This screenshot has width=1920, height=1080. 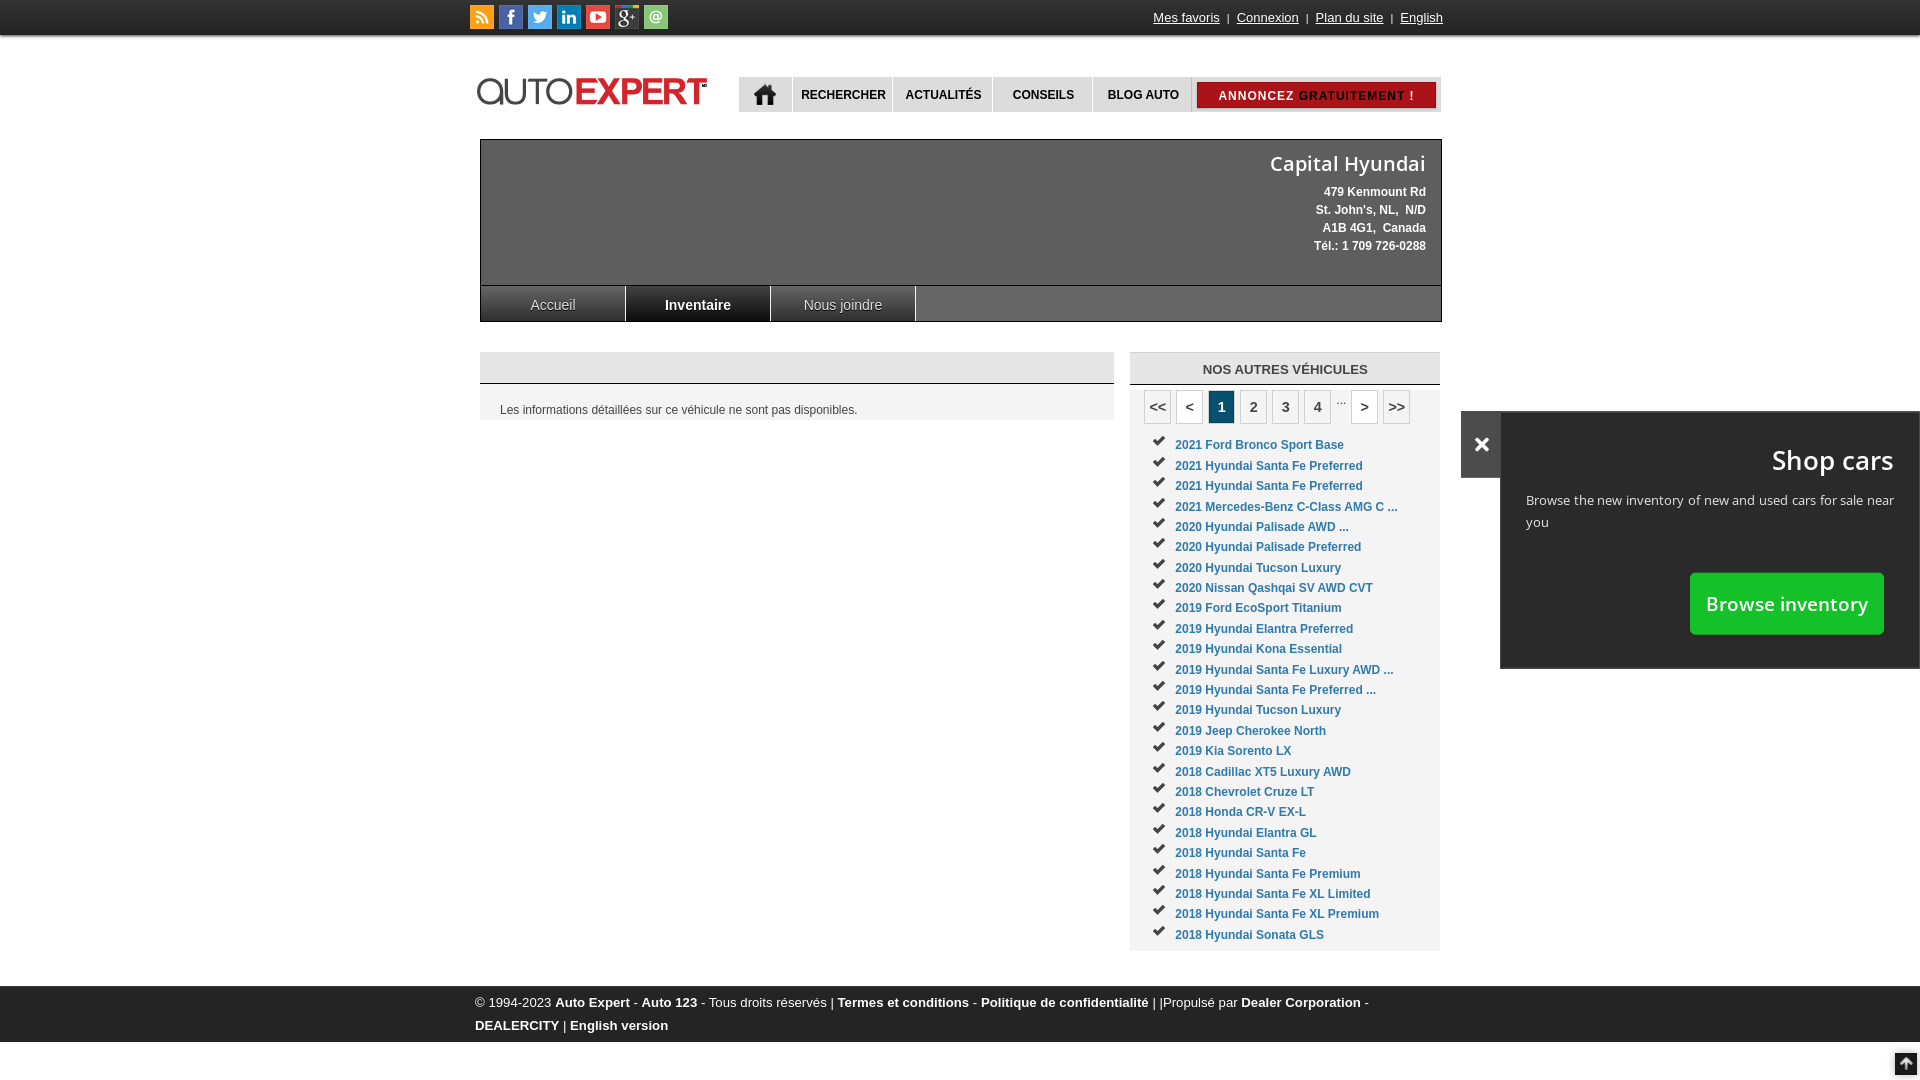 What do you see at coordinates (626, 24) in the screenshot?
I see `'Suivez autoExpert.ca sur Google Plus'` at bounding box center [626, 24].